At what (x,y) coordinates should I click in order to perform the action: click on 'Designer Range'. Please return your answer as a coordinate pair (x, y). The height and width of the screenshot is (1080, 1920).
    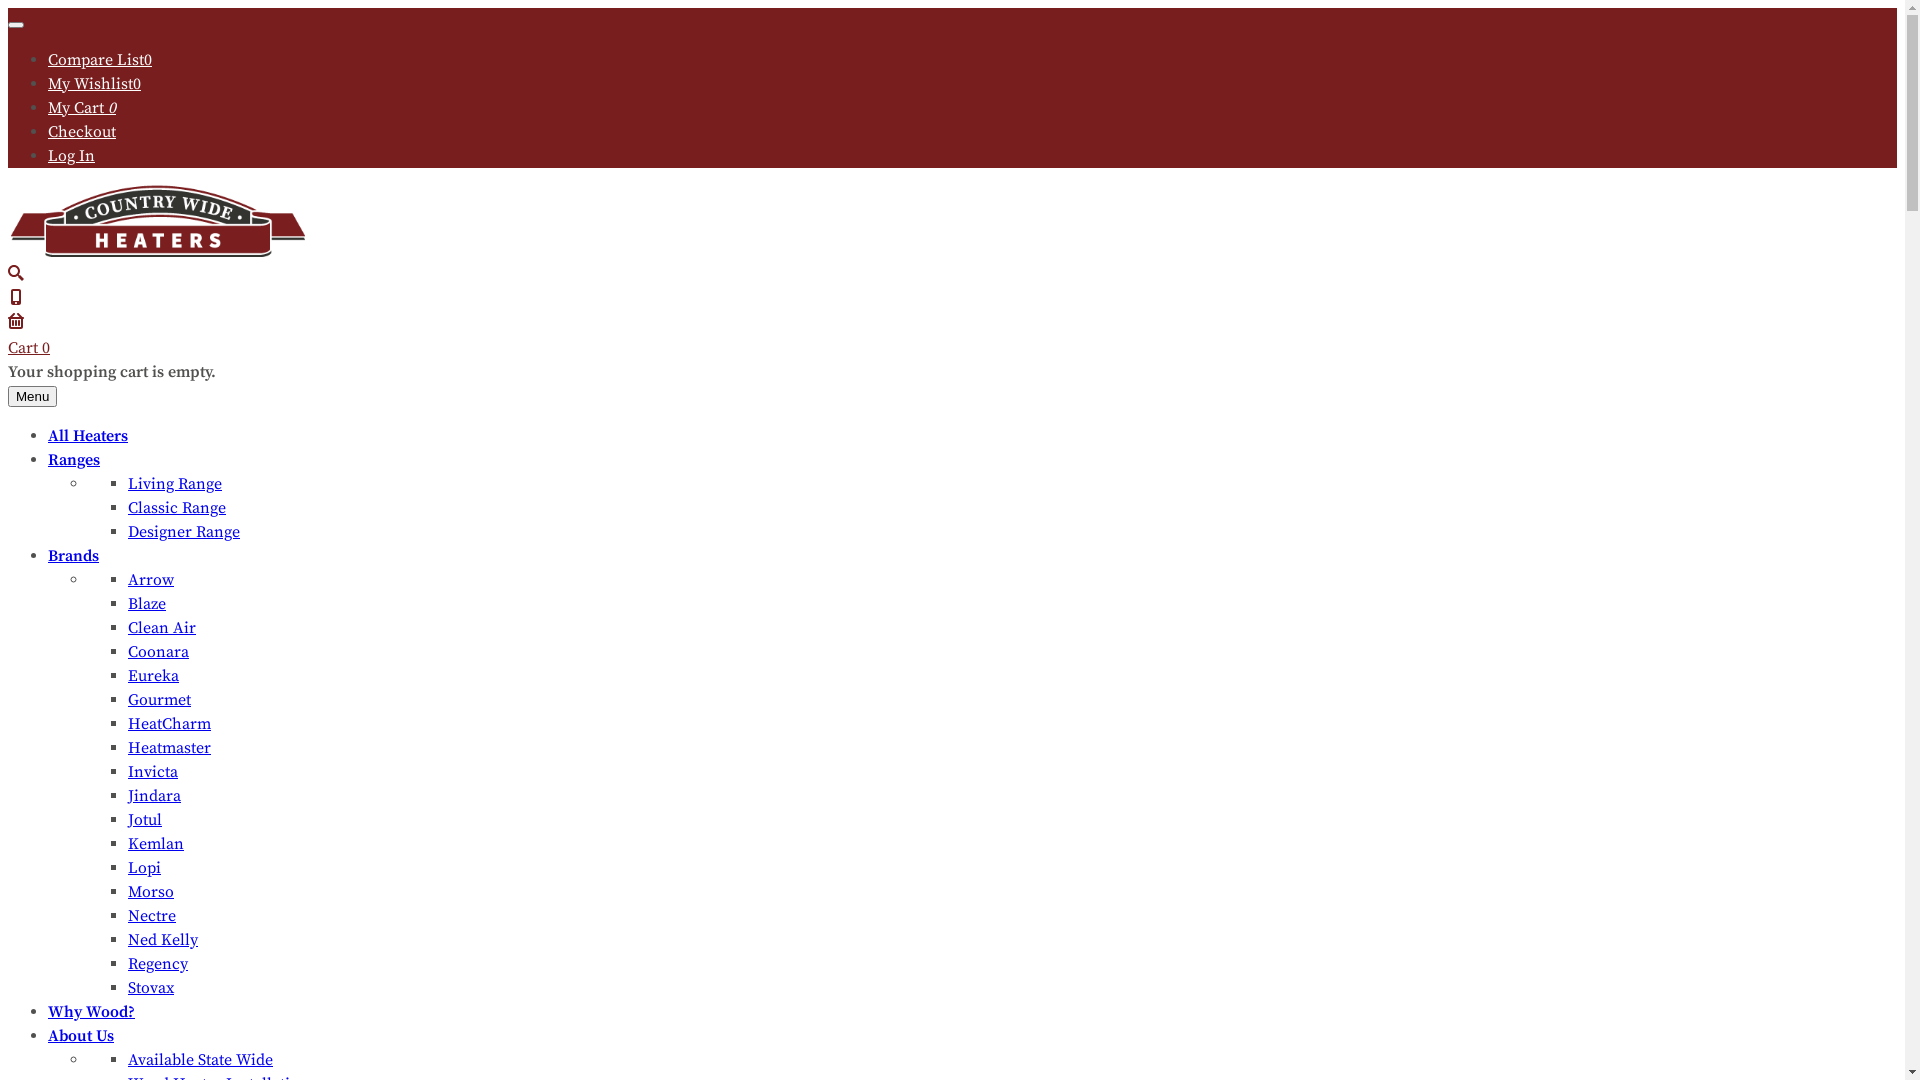
    Looking at the image, I should click on (127, 531).